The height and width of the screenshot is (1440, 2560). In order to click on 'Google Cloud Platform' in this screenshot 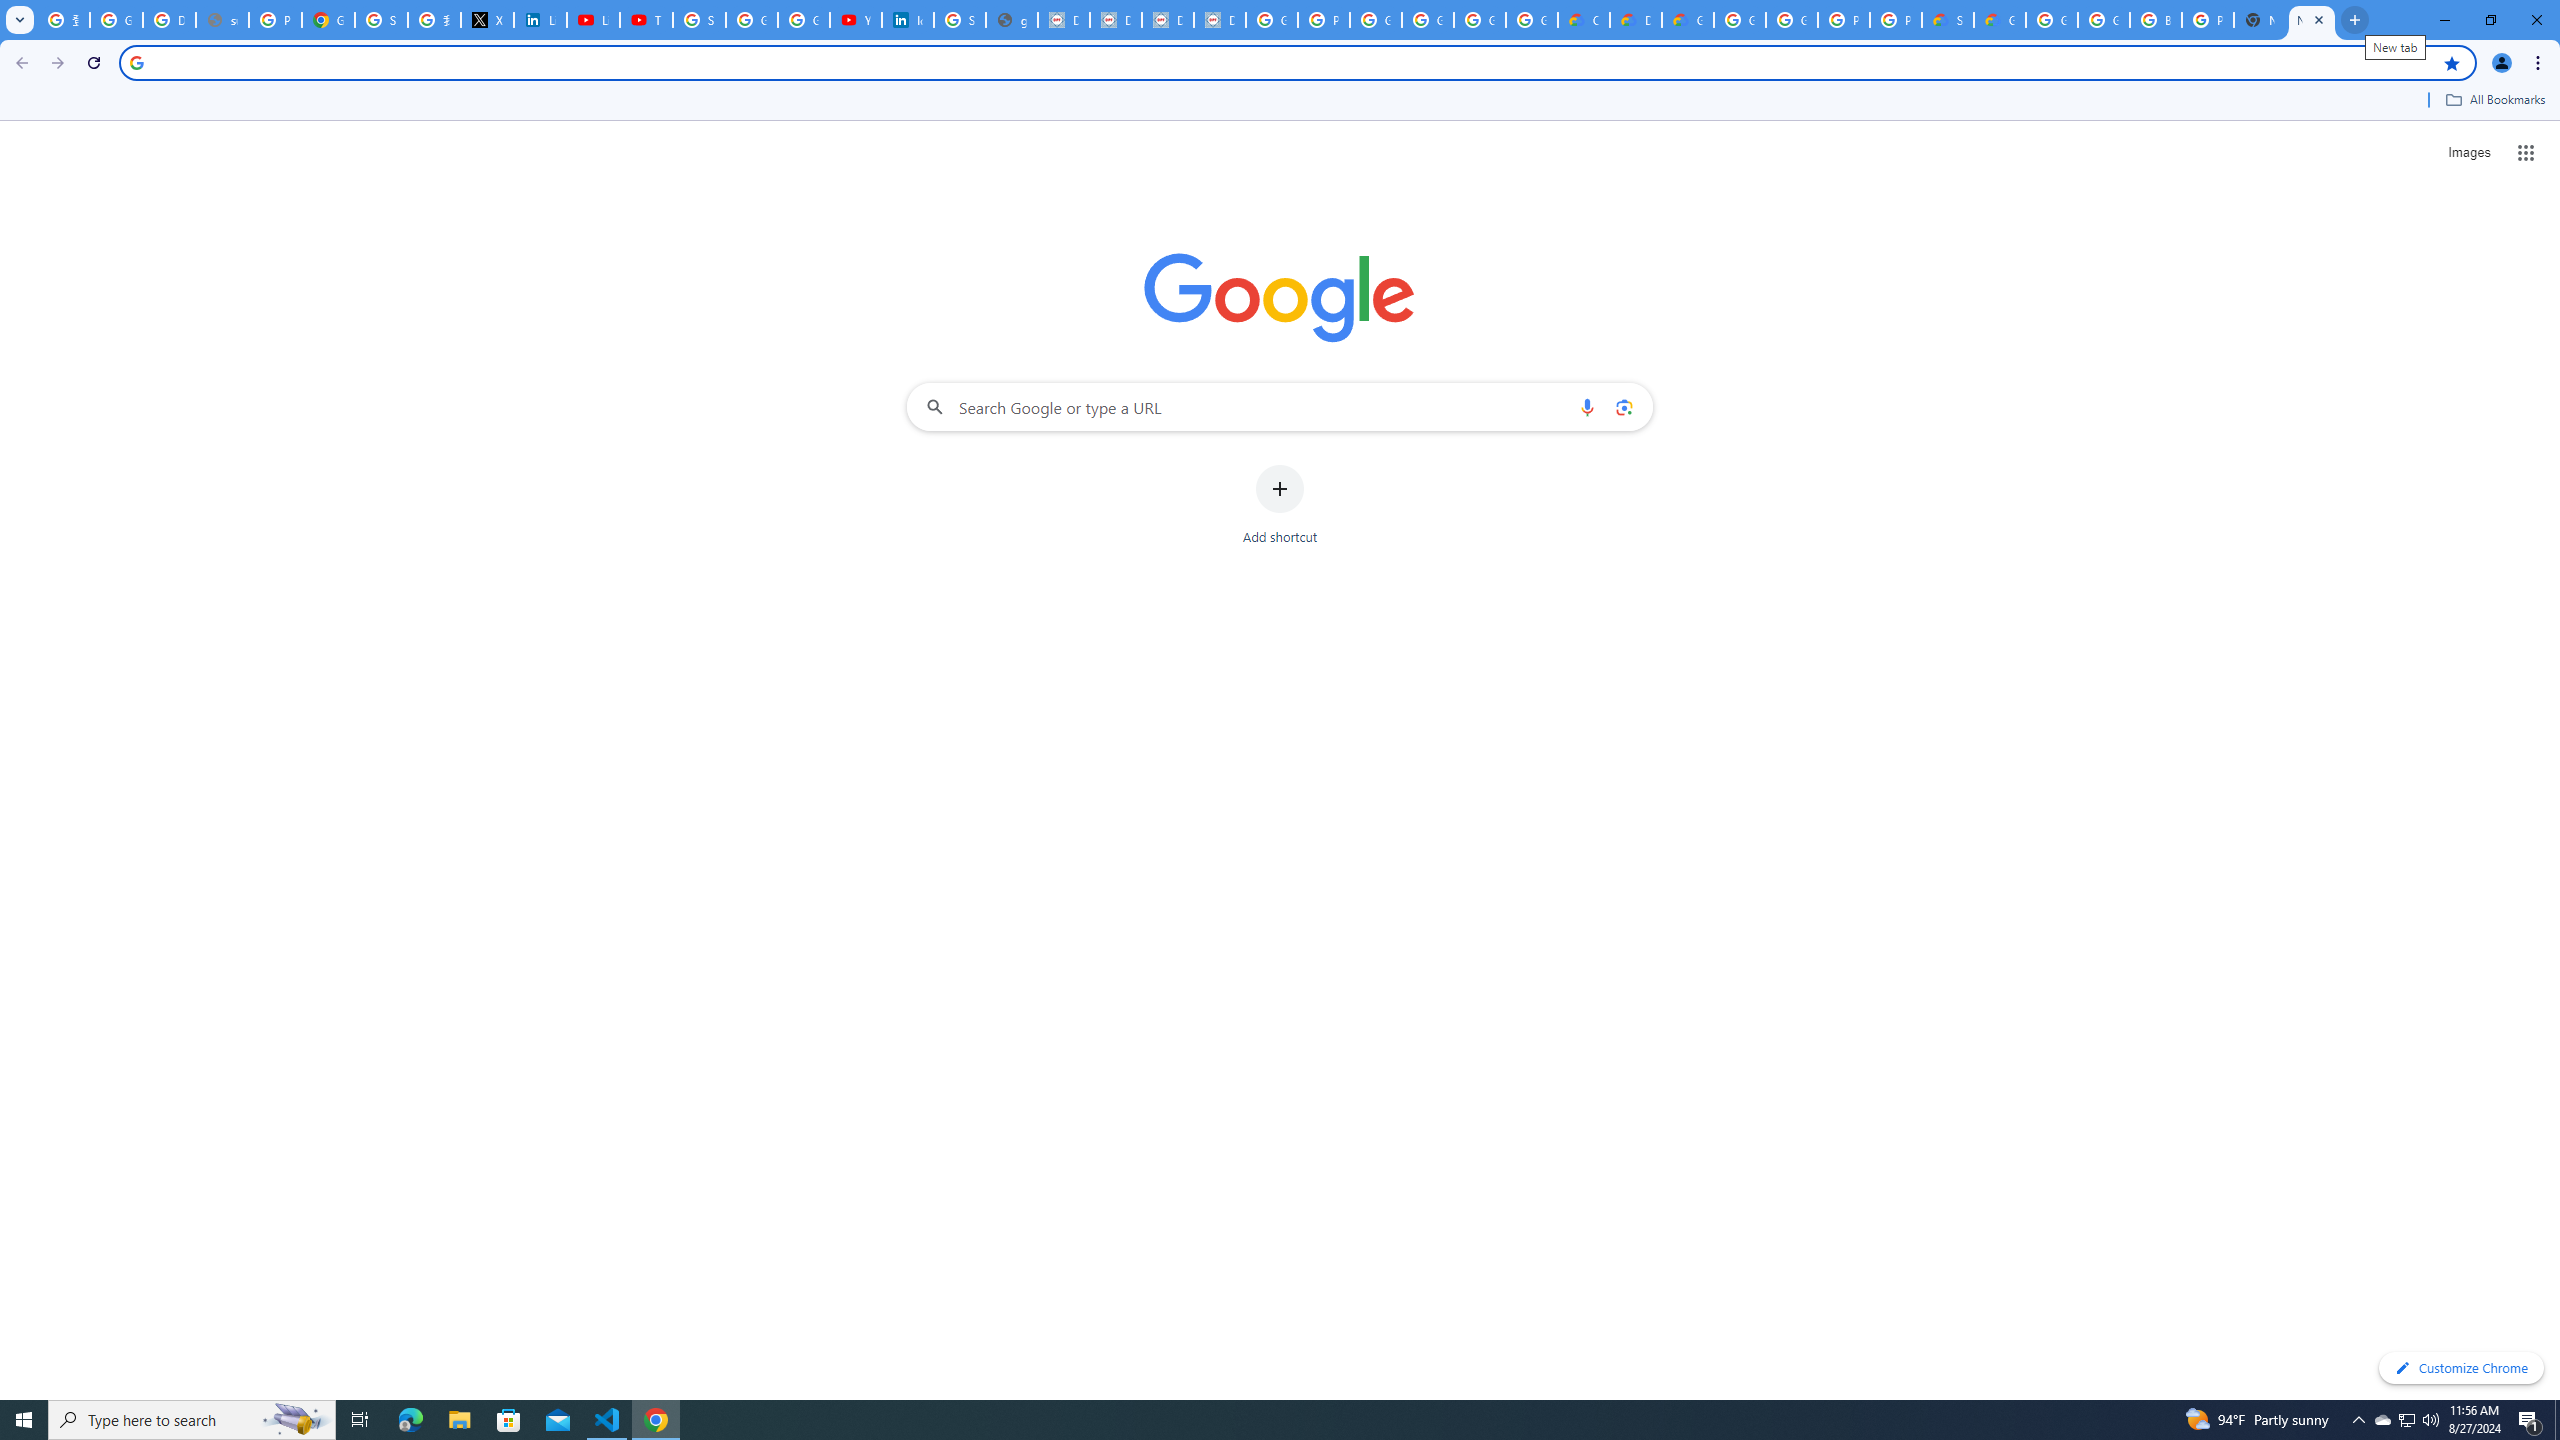, I will do `click(1791, 19)`.